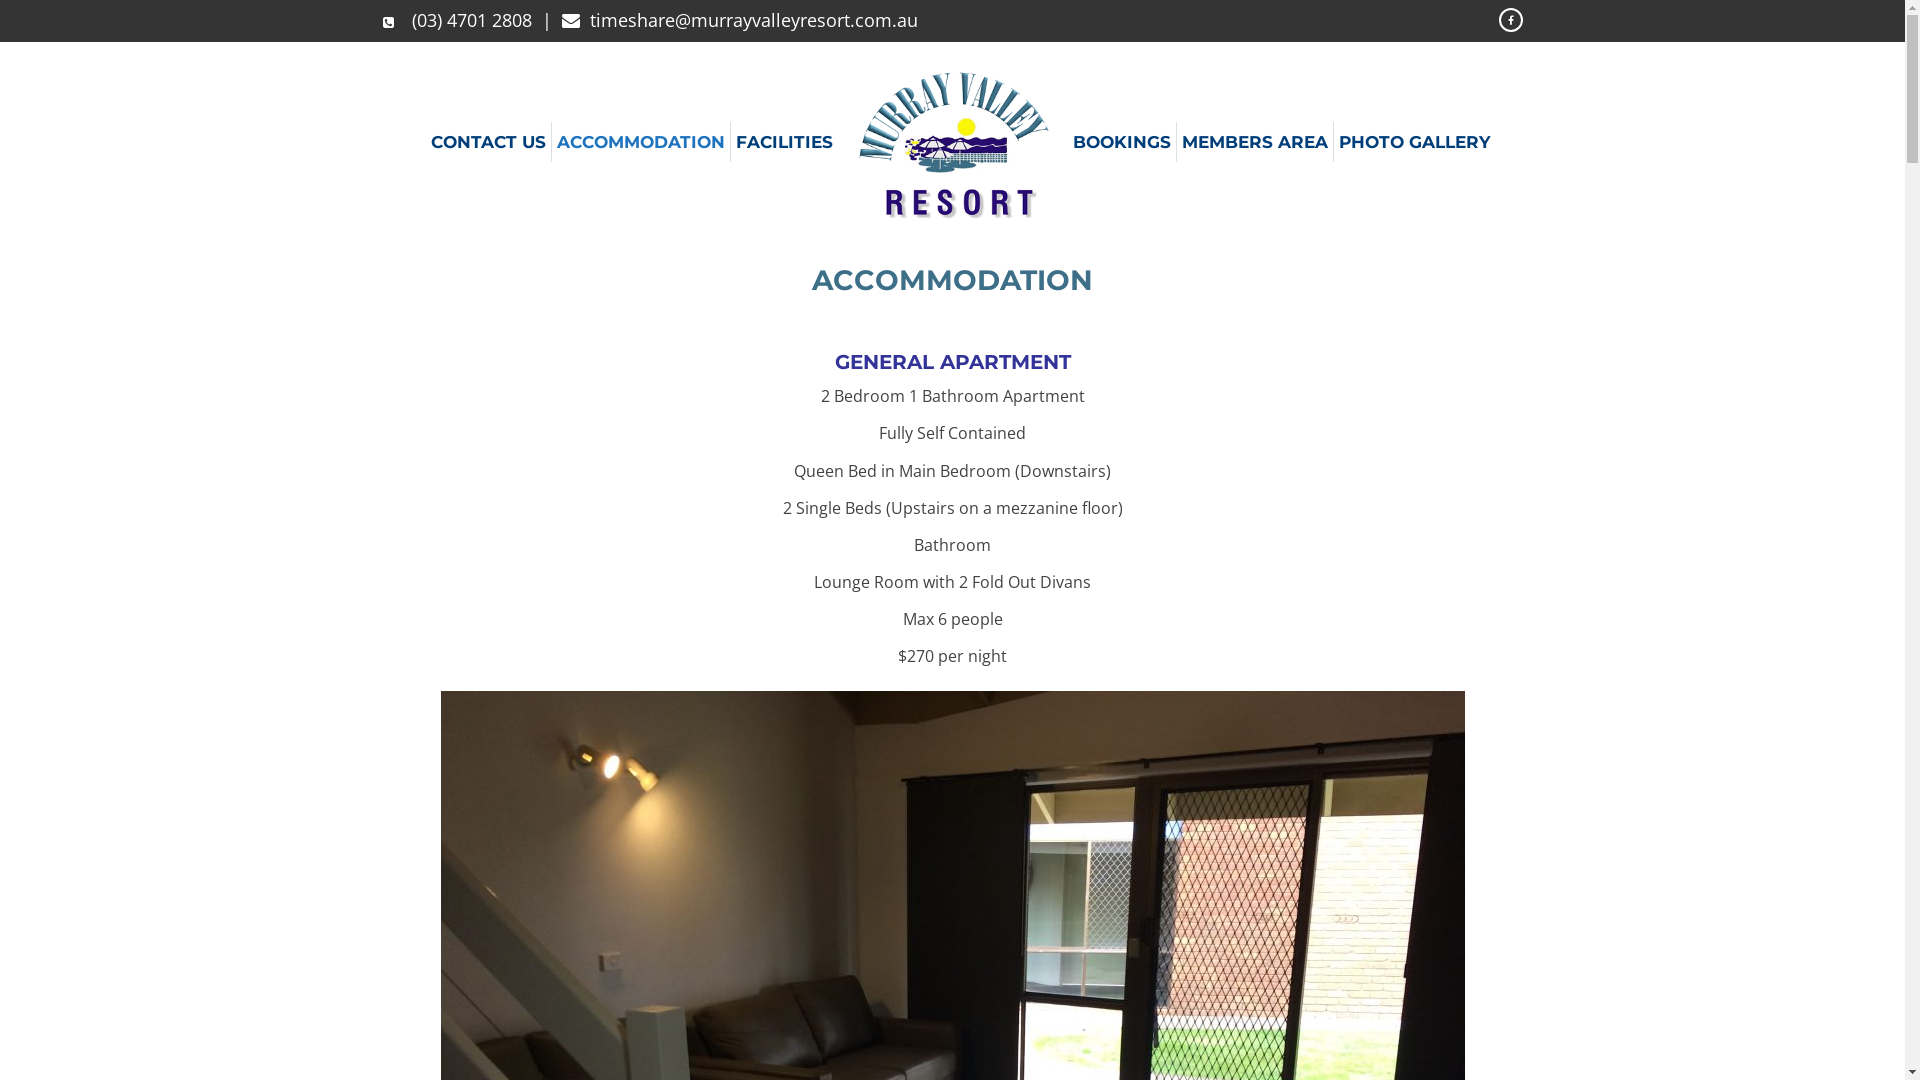  What do you see at coordinates (641, 141) in the screenshot?
I see `'ACCOMMODATION'` at bounding box center [641, 141].